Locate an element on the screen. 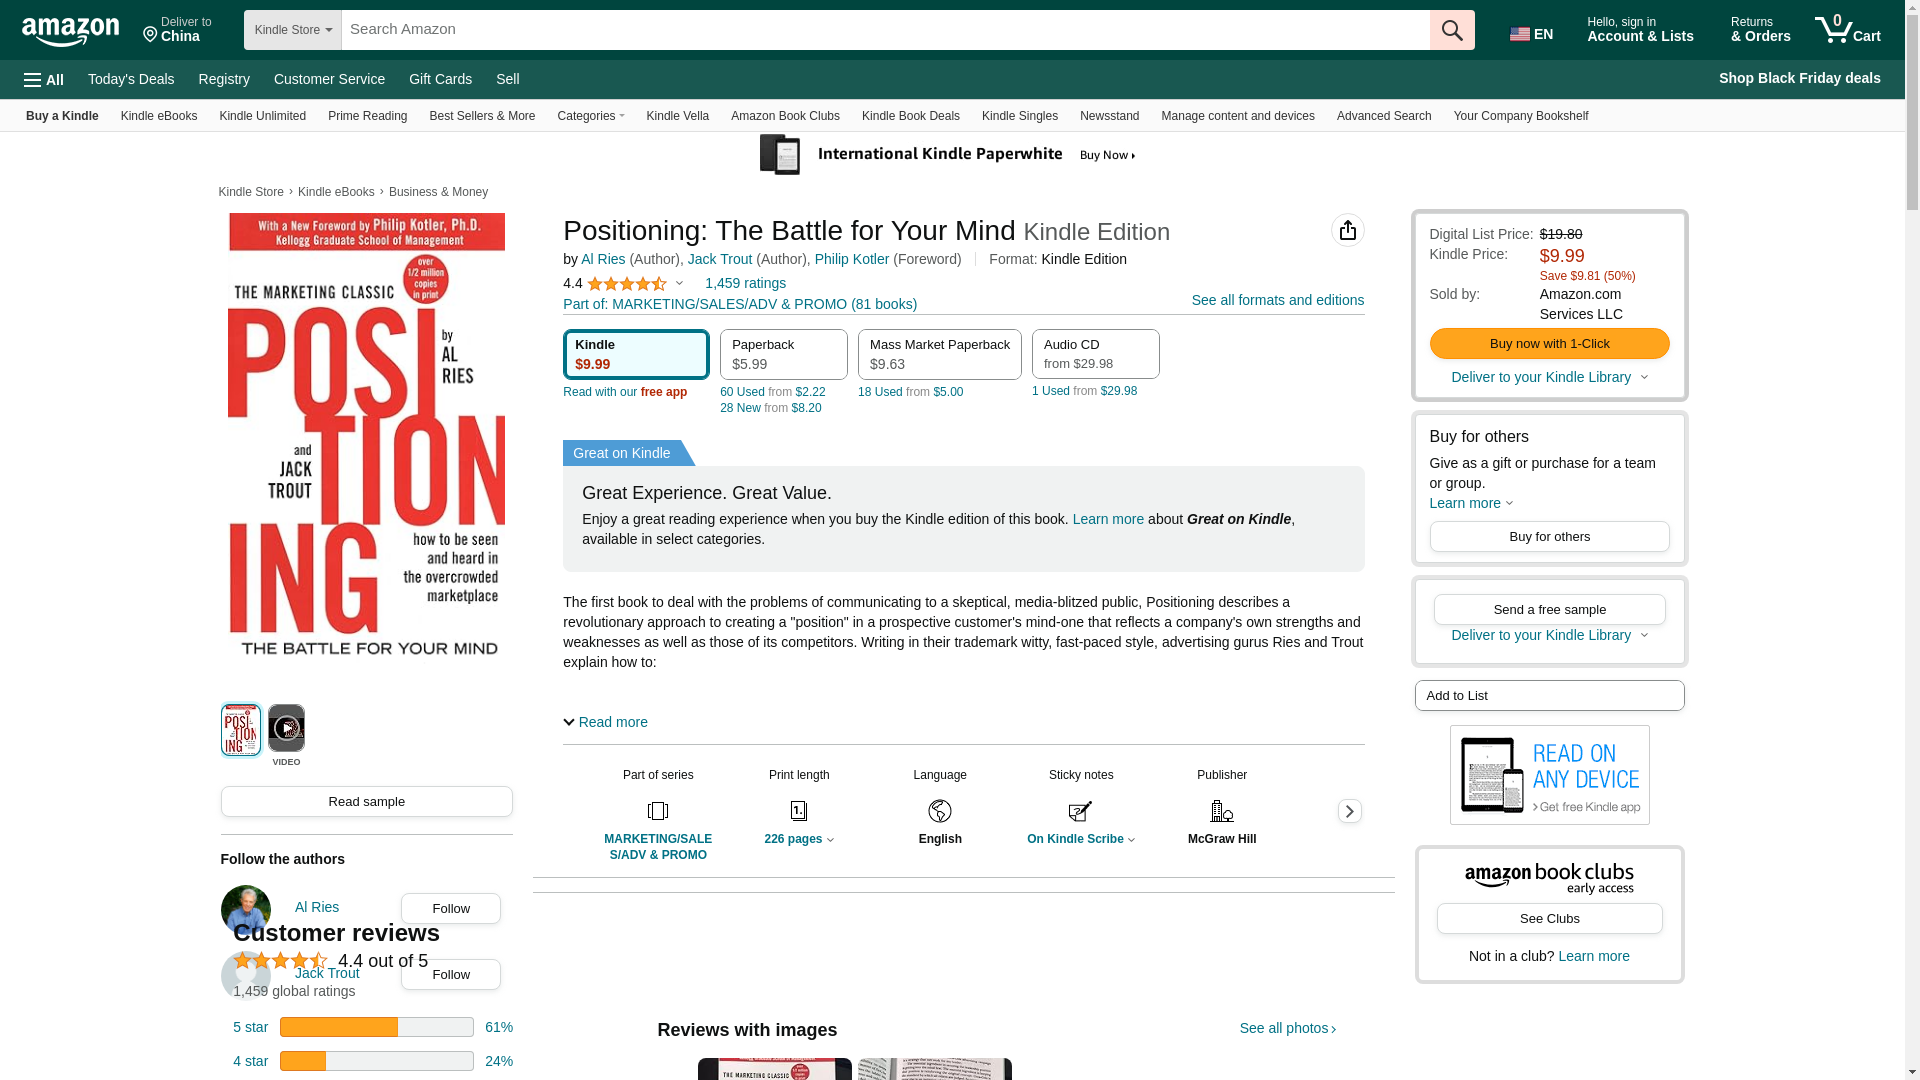 The image size is (1920, 1080). 'Your Company Bookshelf' is located at coordinates (1520, 115).